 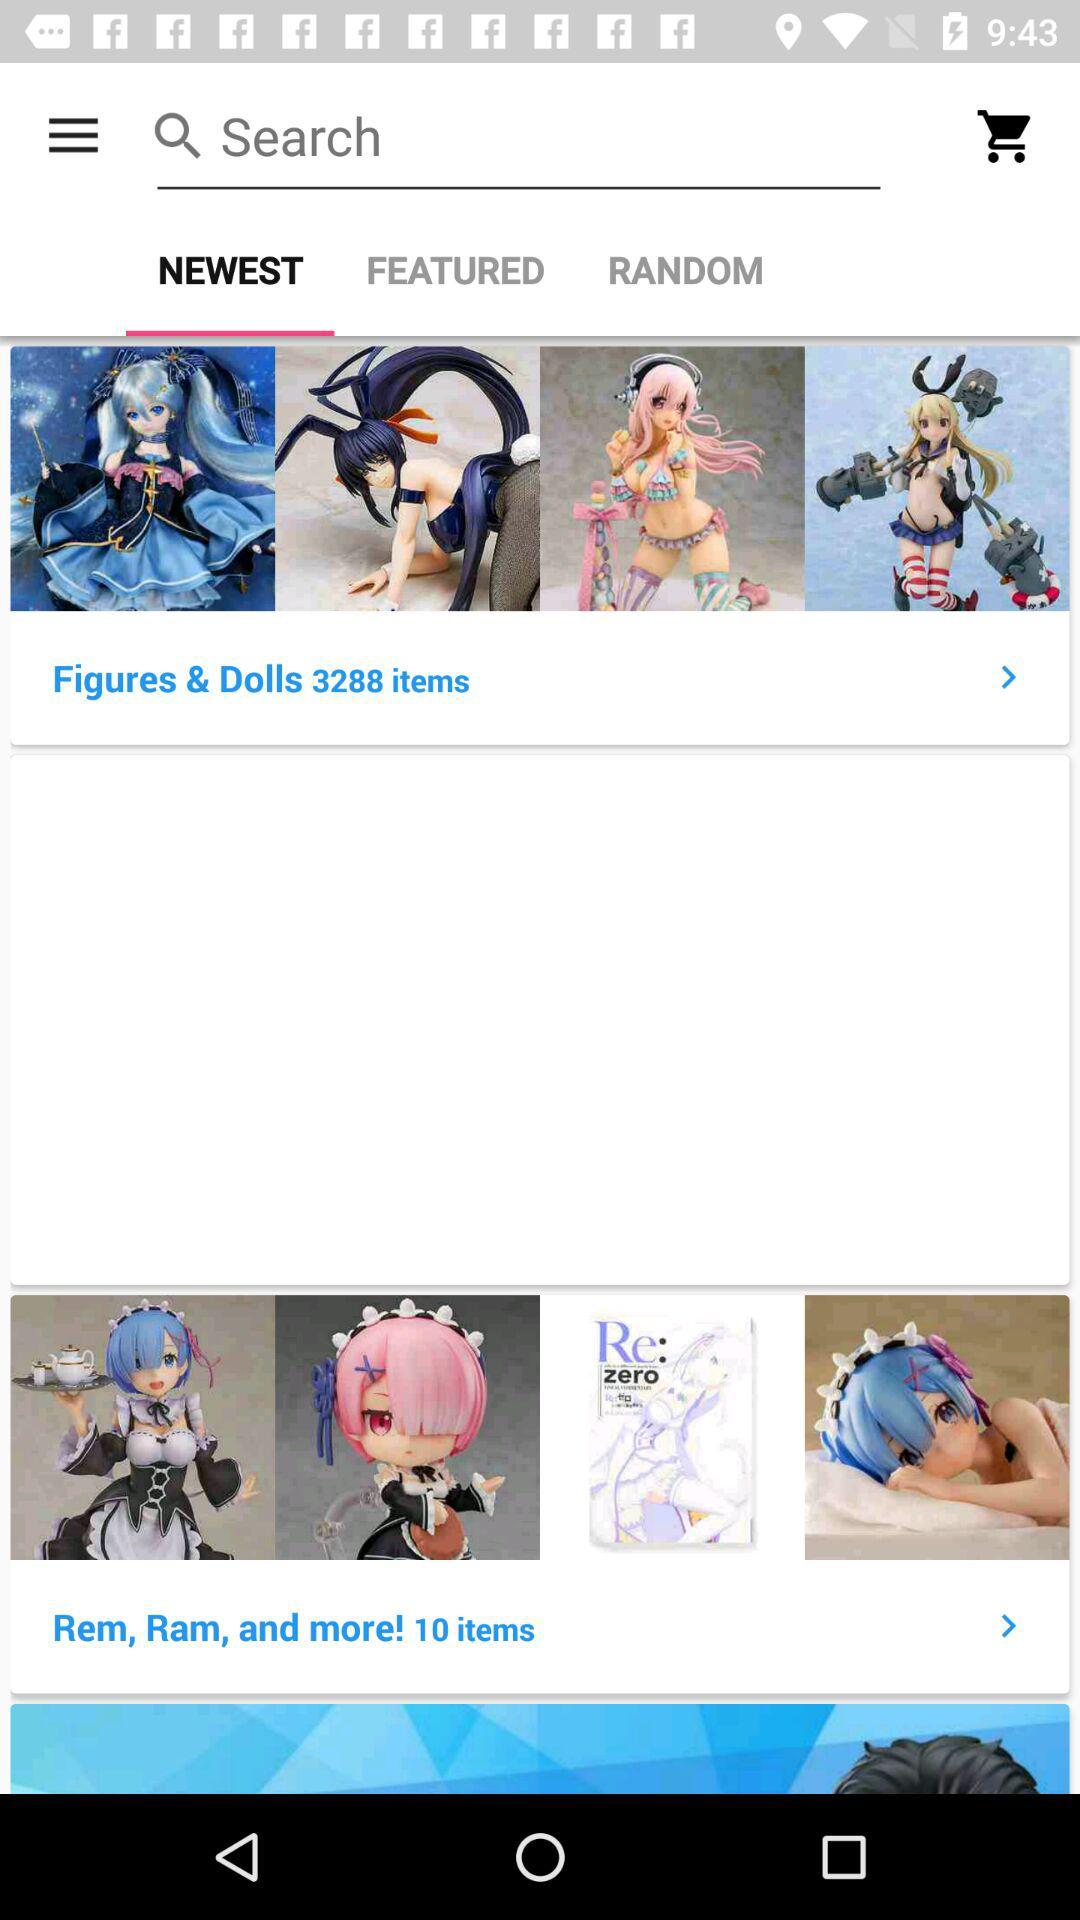 What do you see at coordinates (455, 269) in the screenshot?
I see `the featured icon` at bounding box center [455, 269].